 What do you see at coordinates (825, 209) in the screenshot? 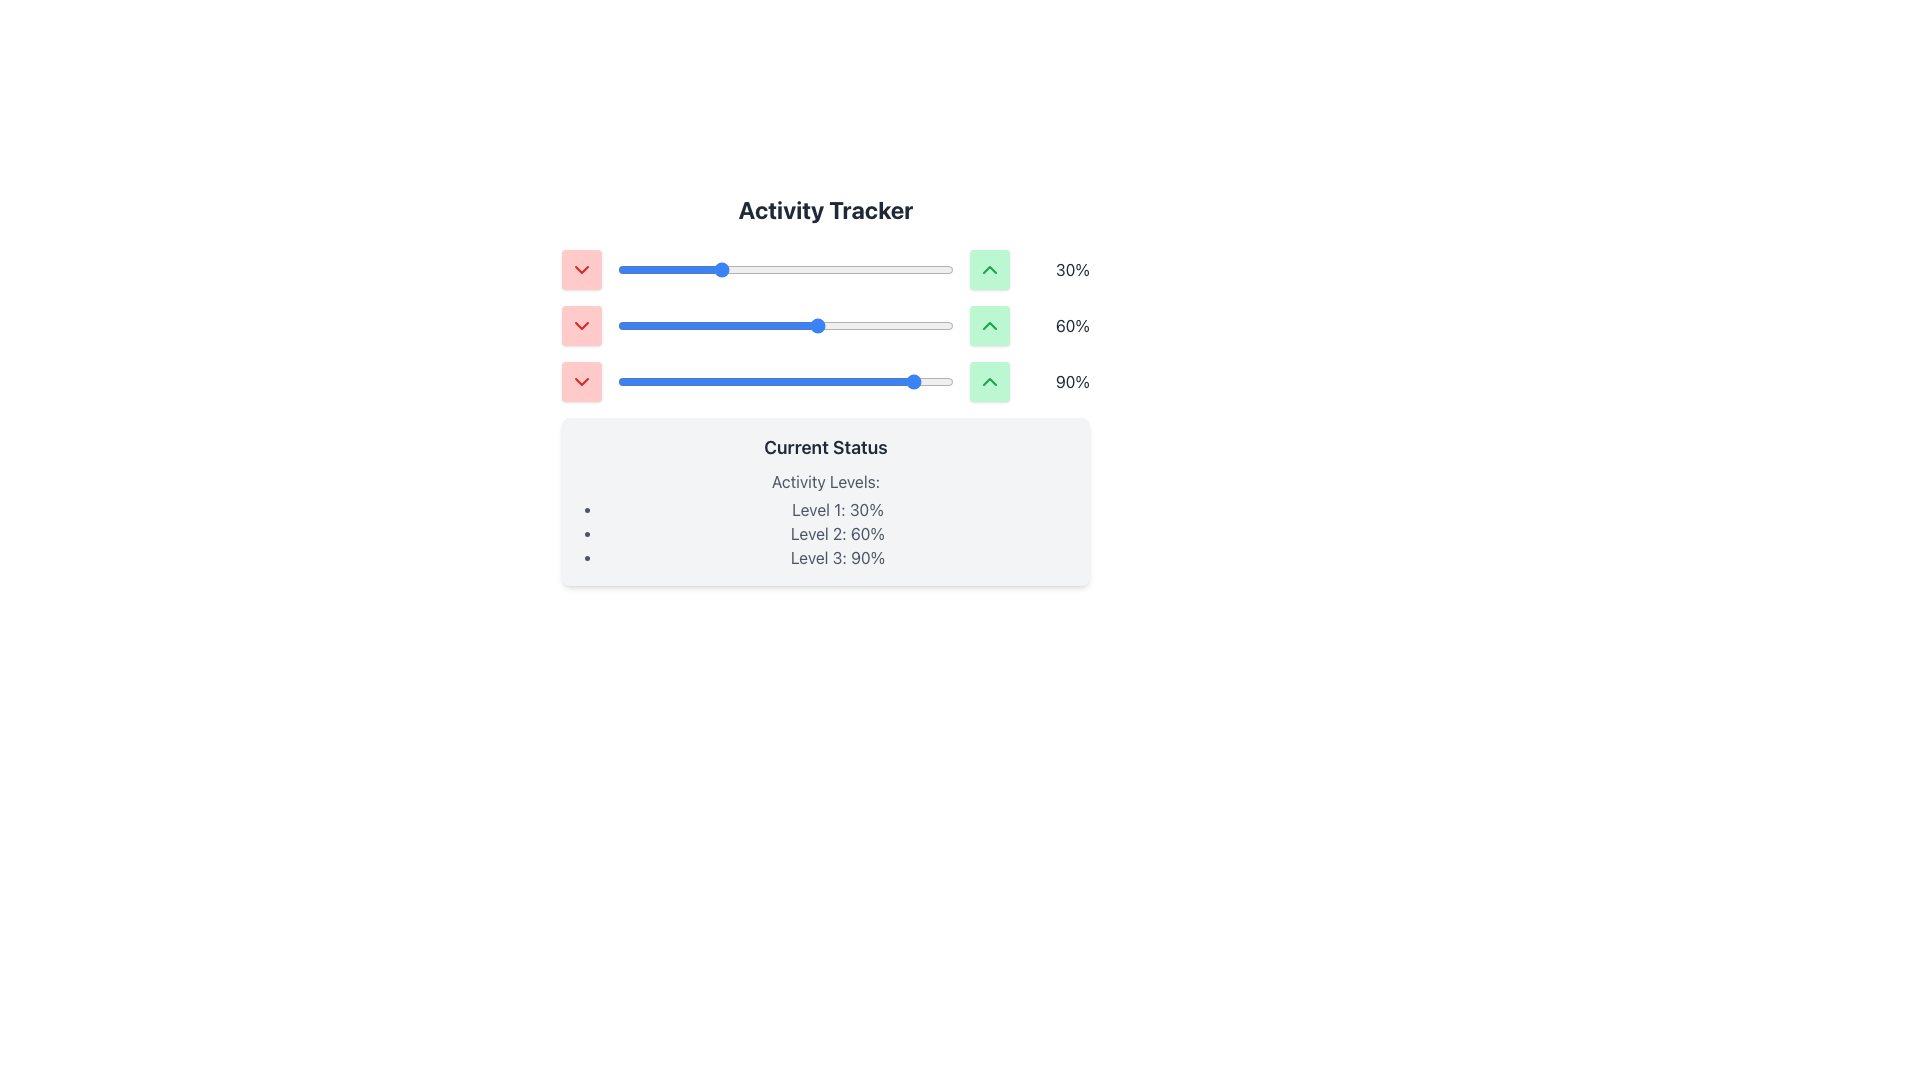
I see `the 'Activity Tracker' text header` at bounding box center [825, 209].